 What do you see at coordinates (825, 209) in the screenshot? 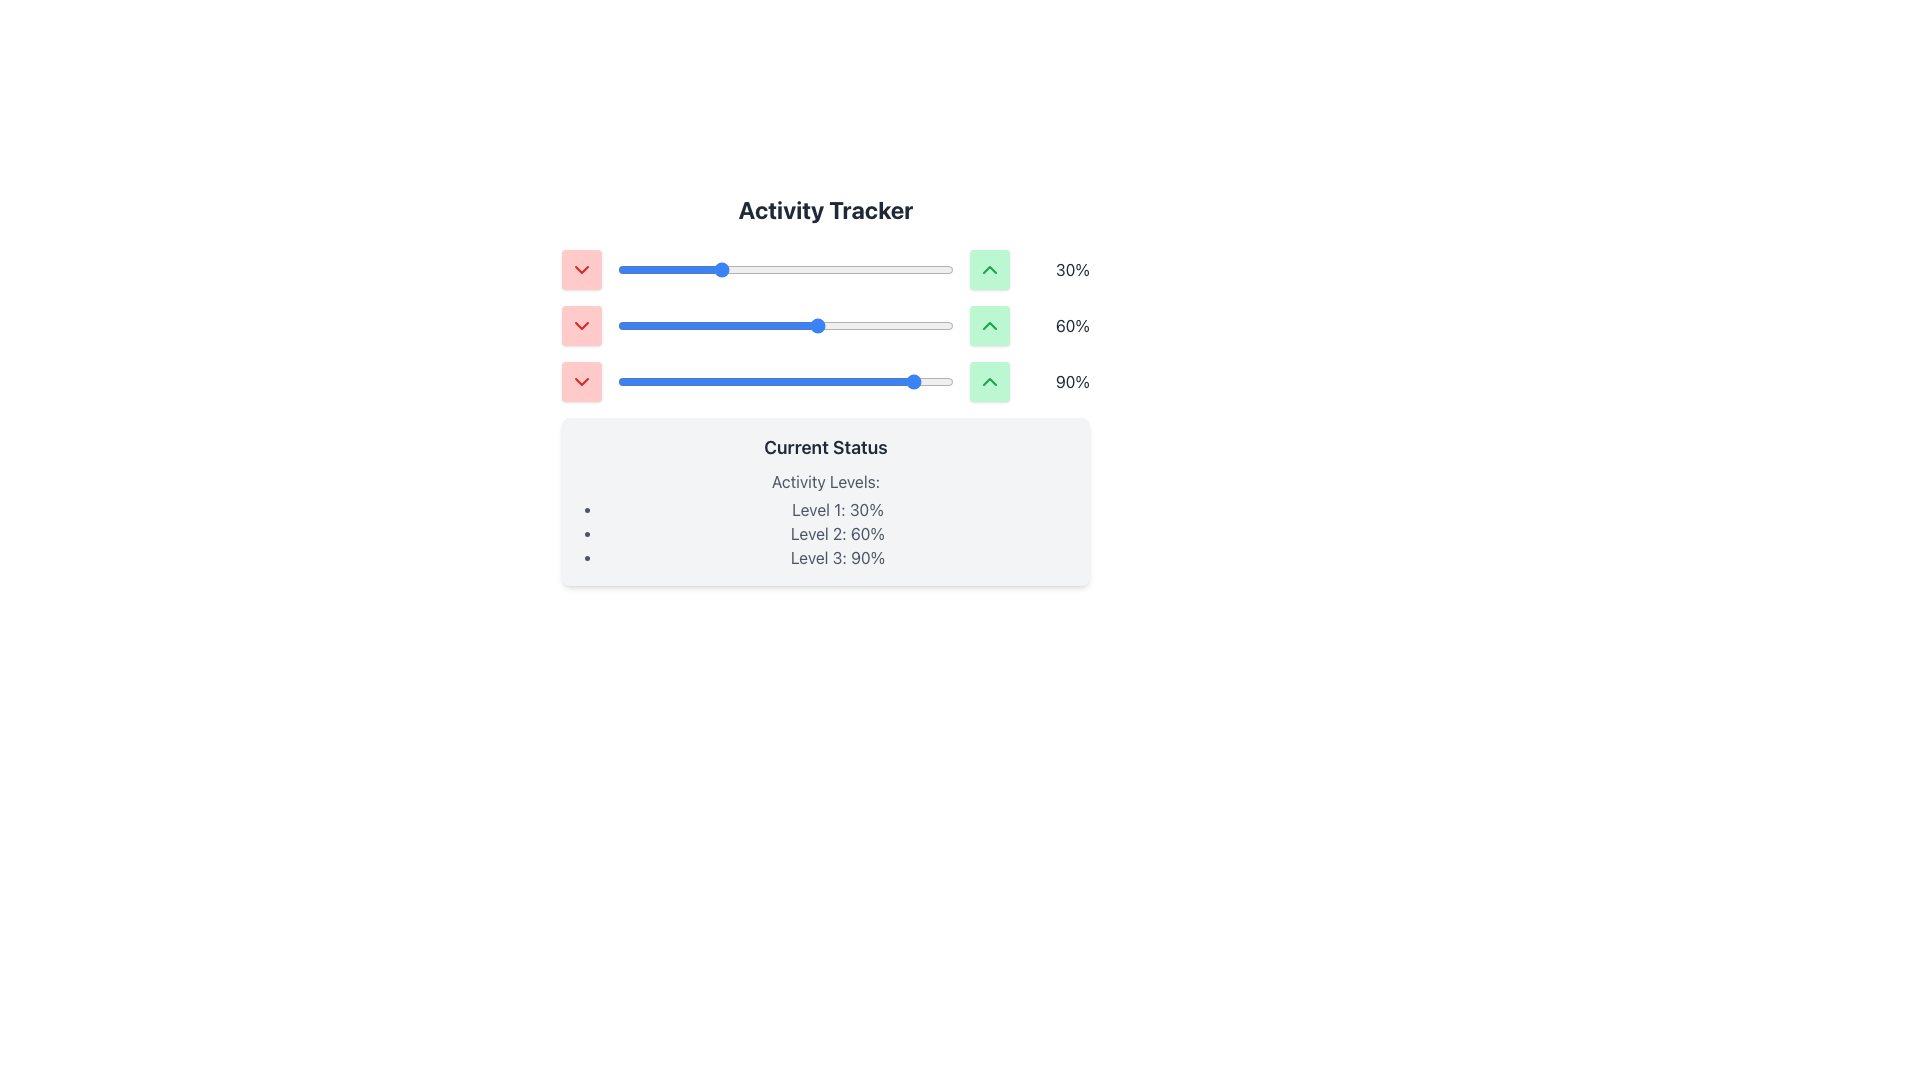
I see `the 'Activity Tracker' text header` at bounding box center [825, 209].